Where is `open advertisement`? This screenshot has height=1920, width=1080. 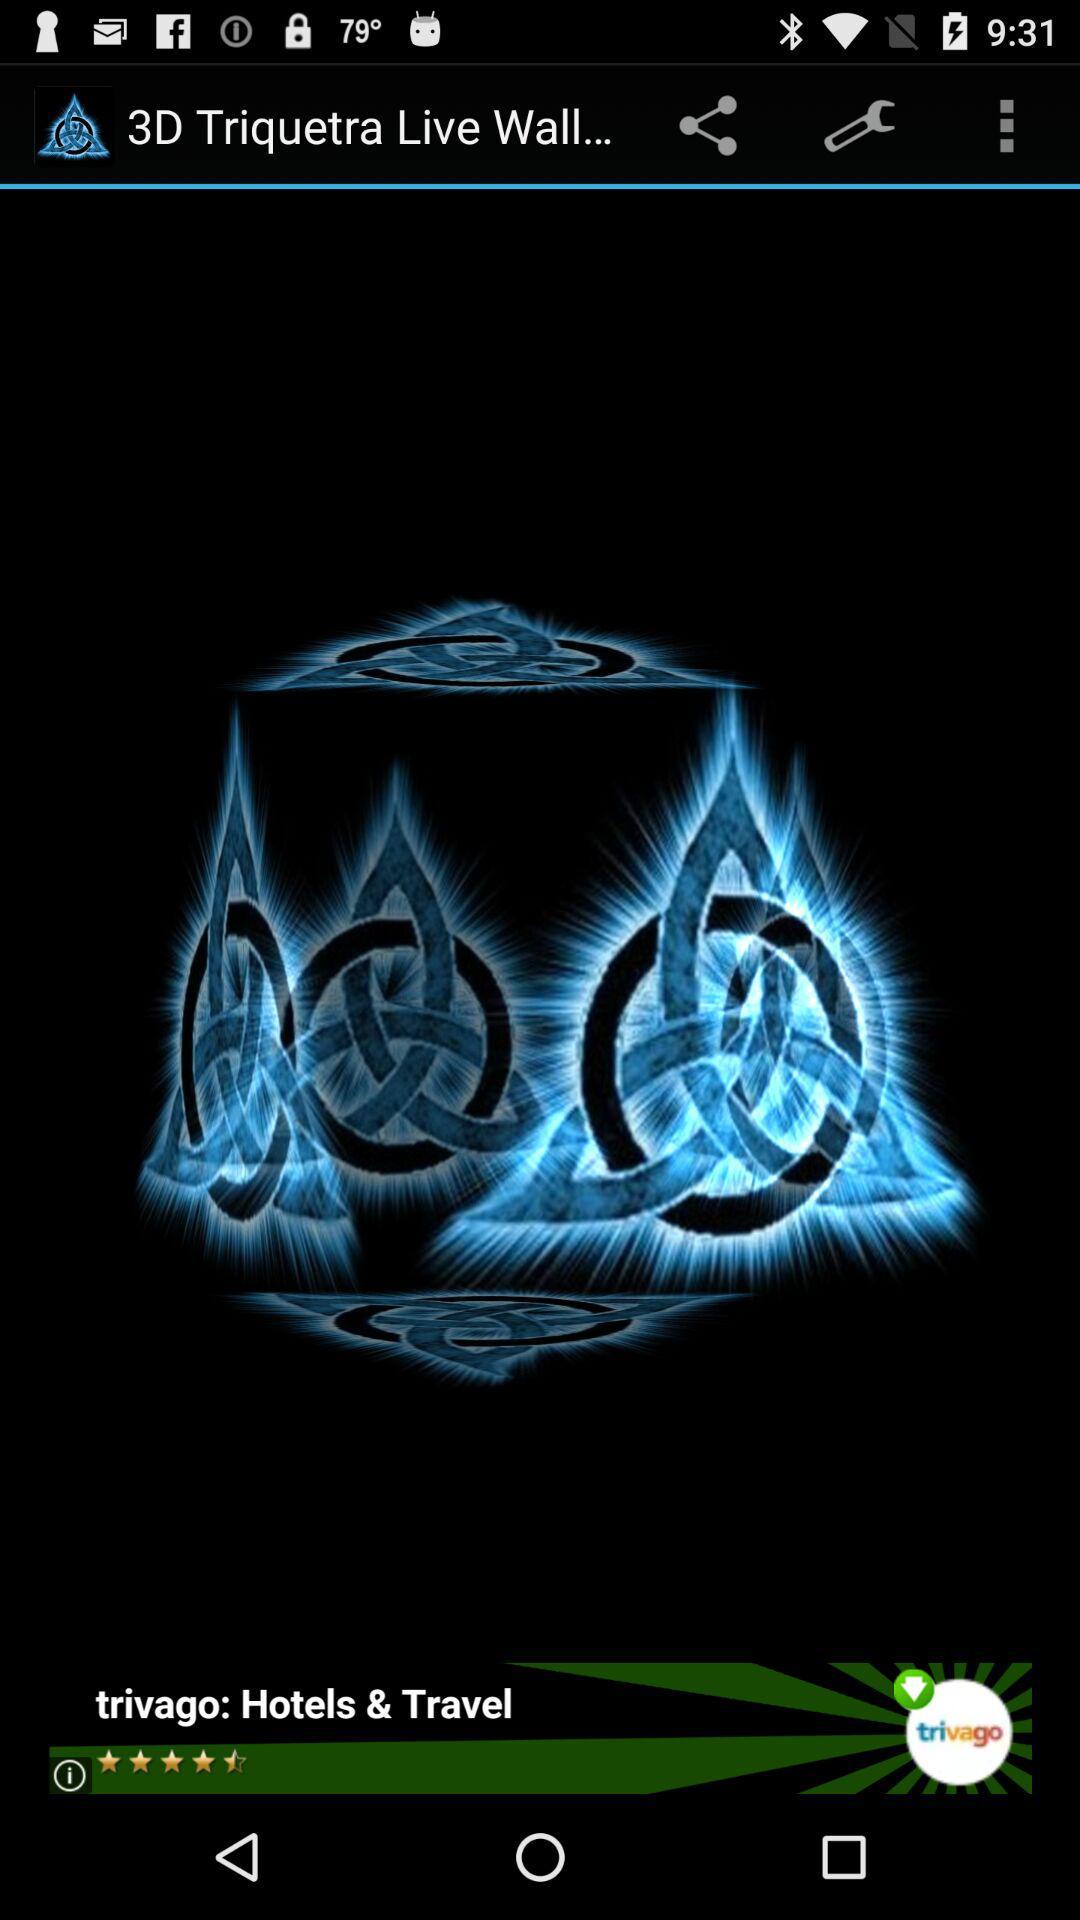 open advertisement is located at coordinates (540, 1727).